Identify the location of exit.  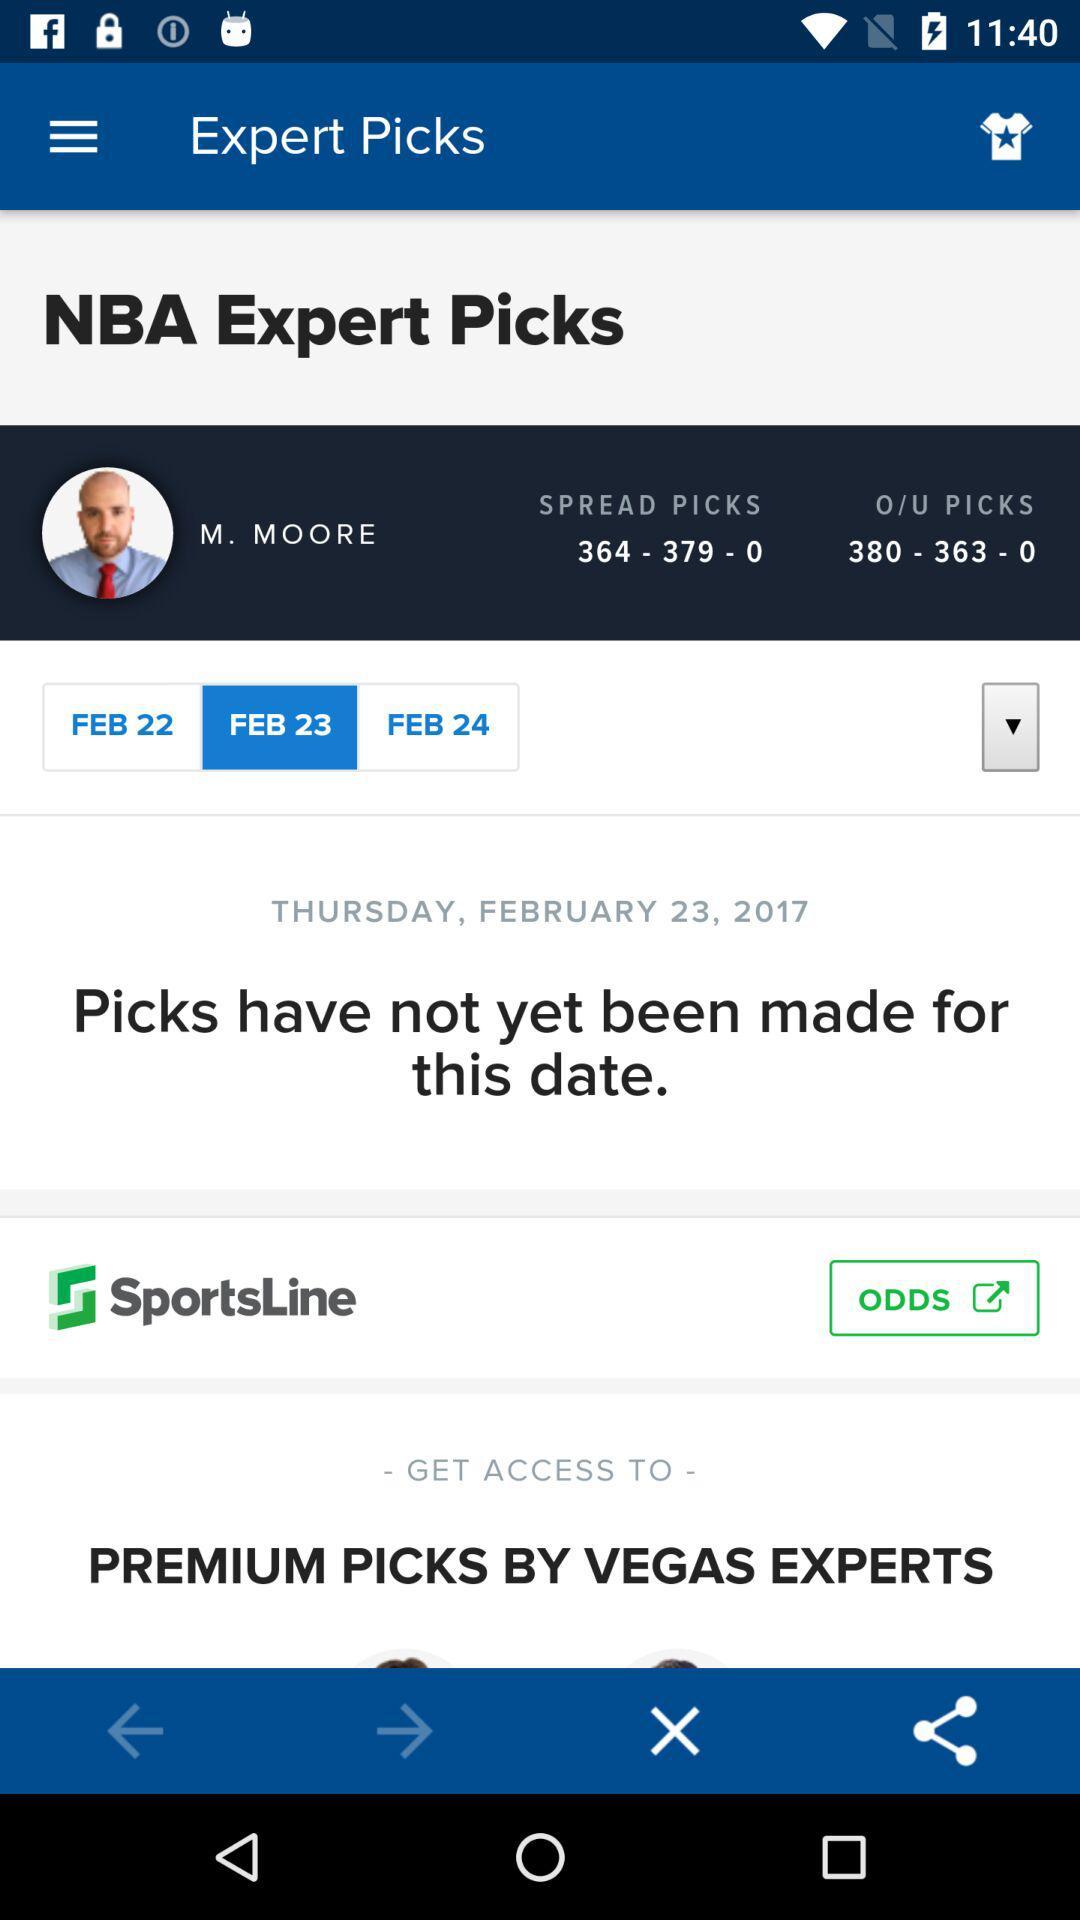
(675, 1730).